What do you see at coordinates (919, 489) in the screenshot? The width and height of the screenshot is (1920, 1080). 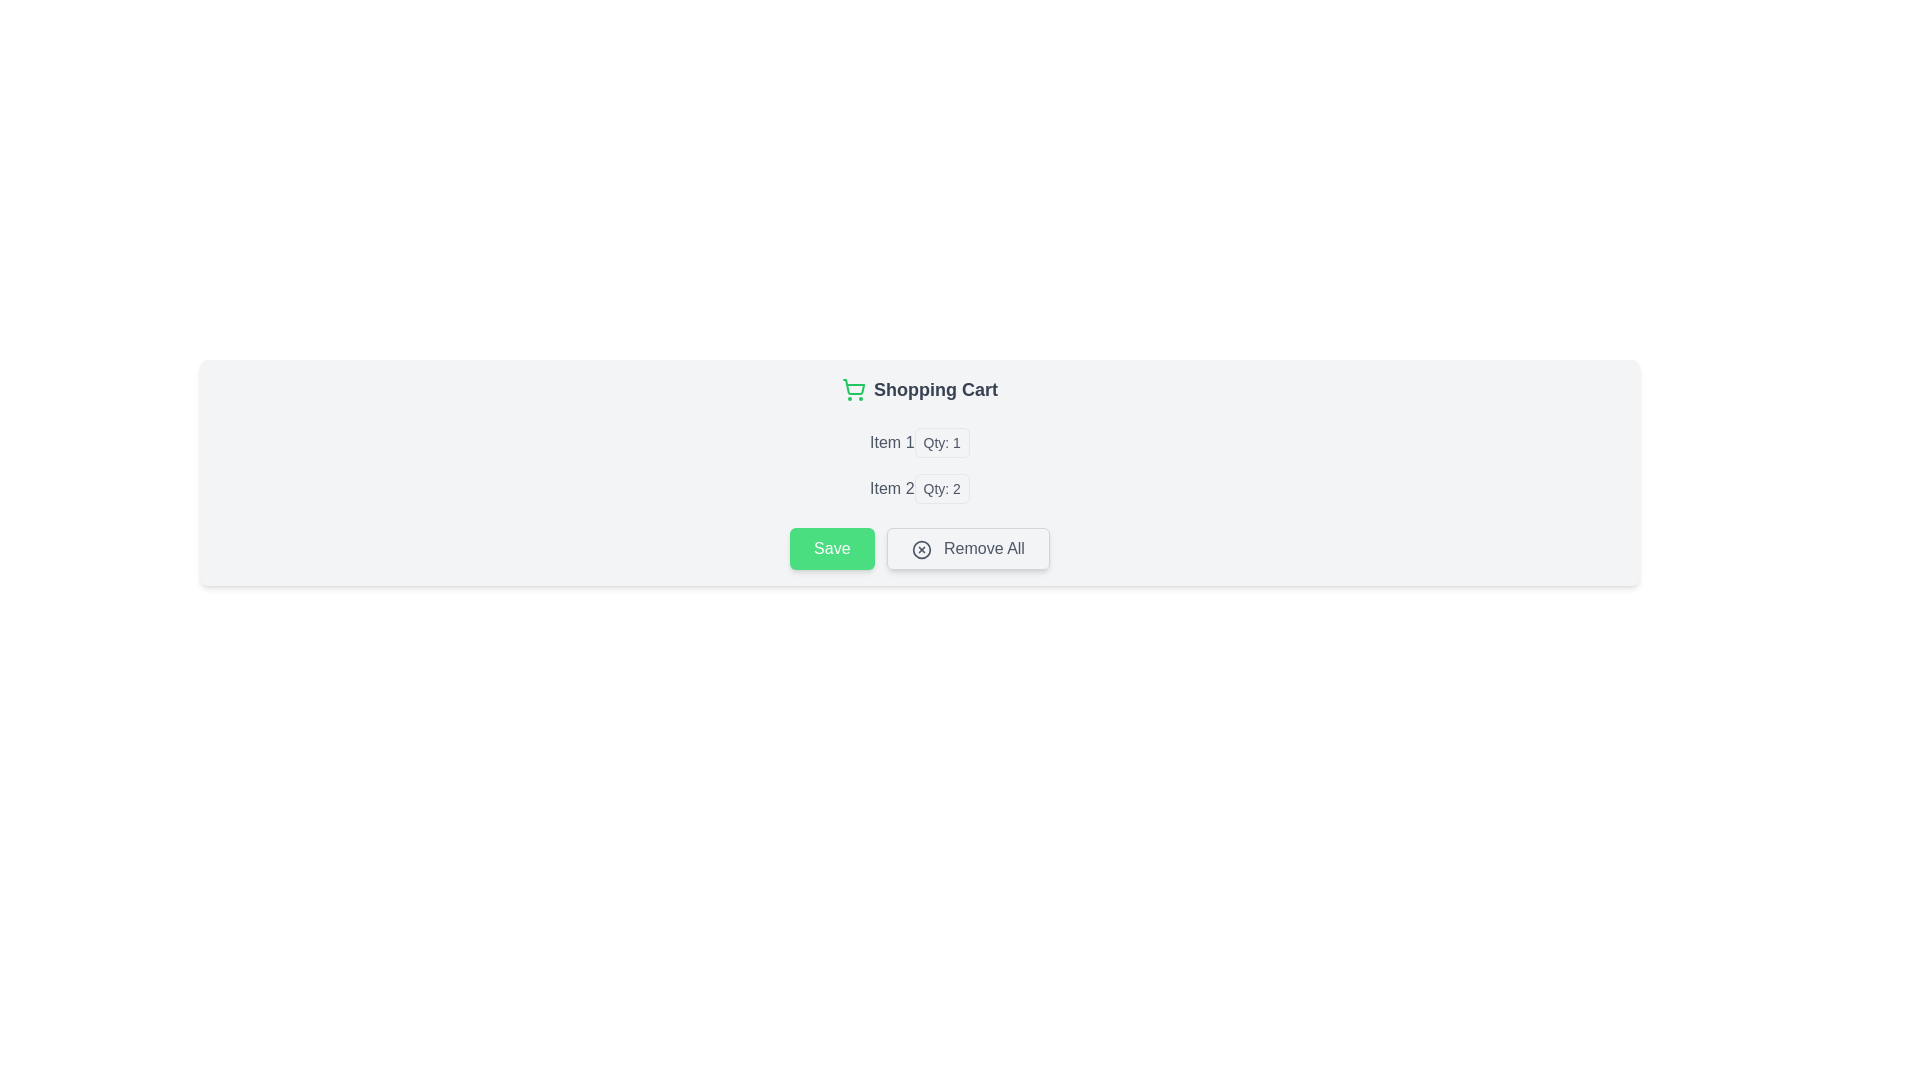 I see `the Text label displaying 'Item 2' and 'Qty: 2', which is located in the middle-right area of the interface under the 'Shopping Cart' section` at bounding box center [919, 489].